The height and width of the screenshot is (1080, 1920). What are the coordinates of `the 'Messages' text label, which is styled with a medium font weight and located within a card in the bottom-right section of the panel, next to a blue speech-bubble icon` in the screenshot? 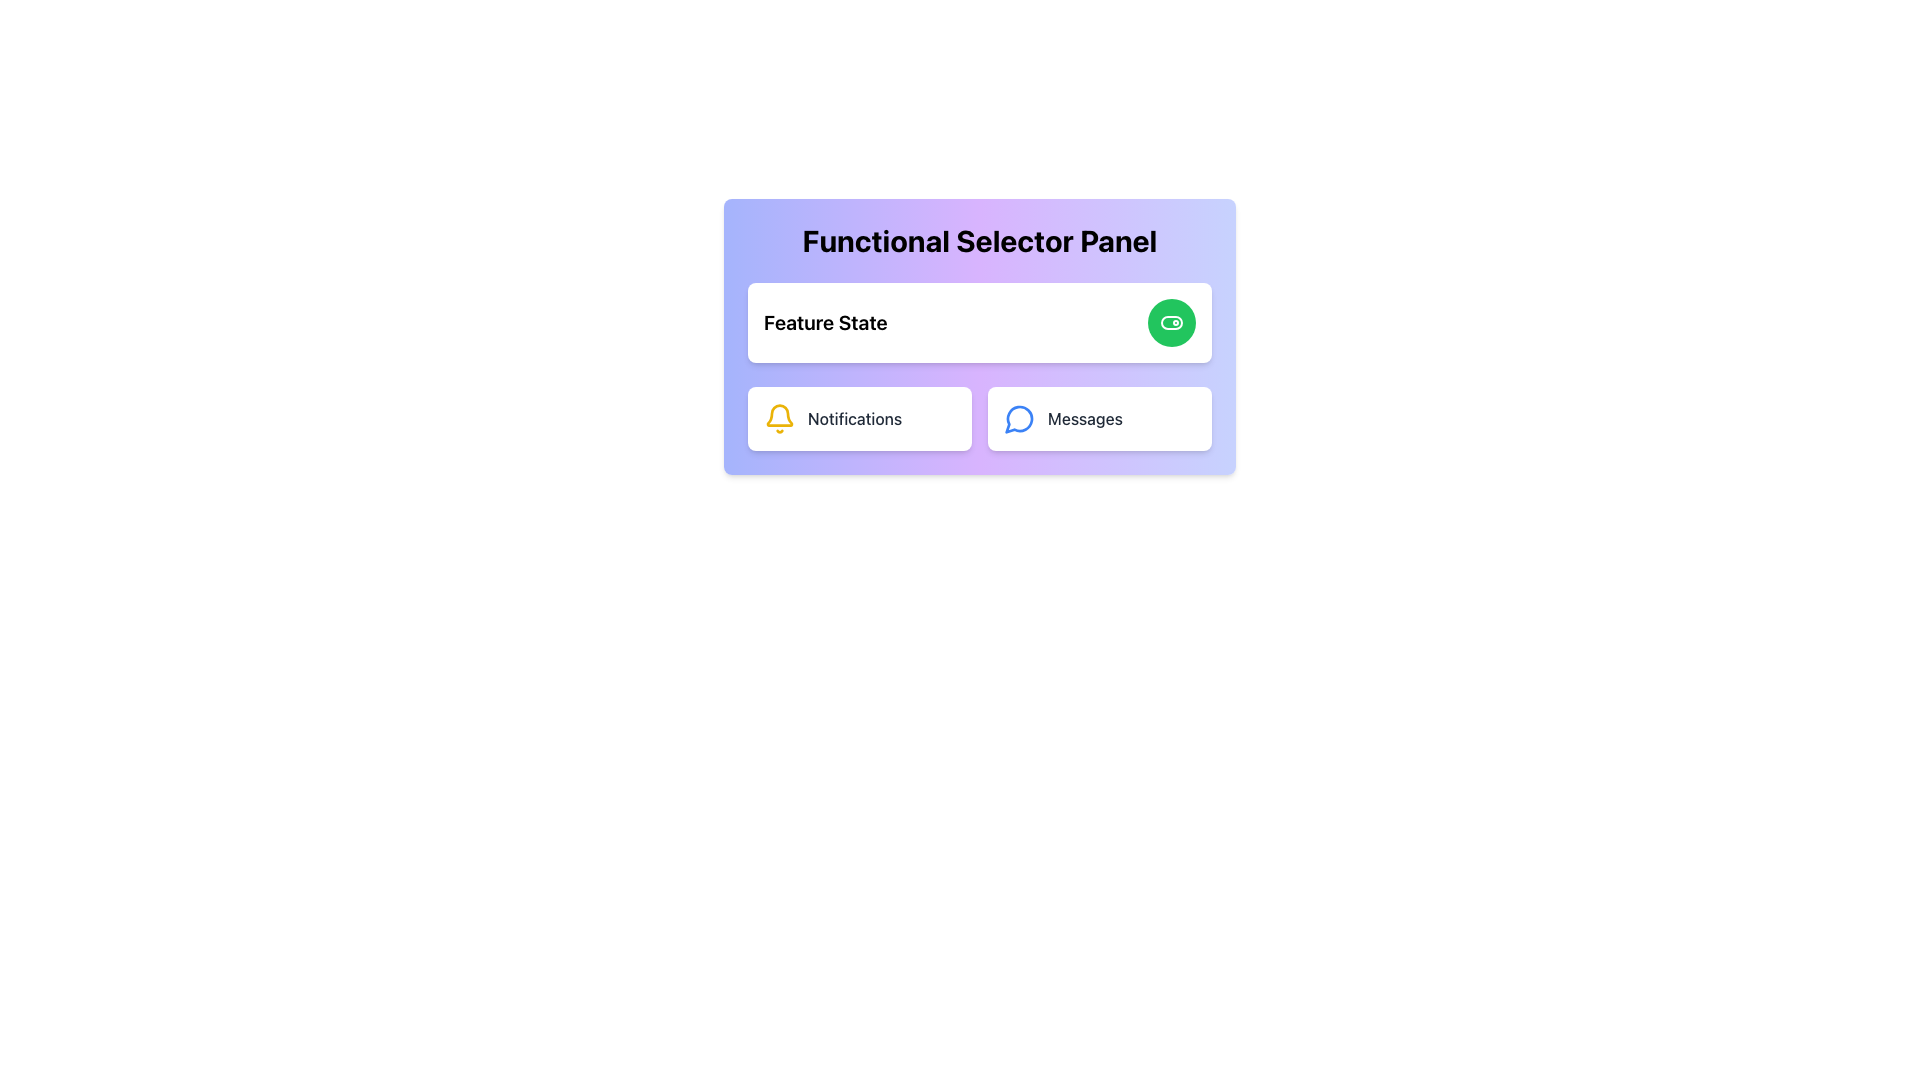 It's located at (1084, 418).